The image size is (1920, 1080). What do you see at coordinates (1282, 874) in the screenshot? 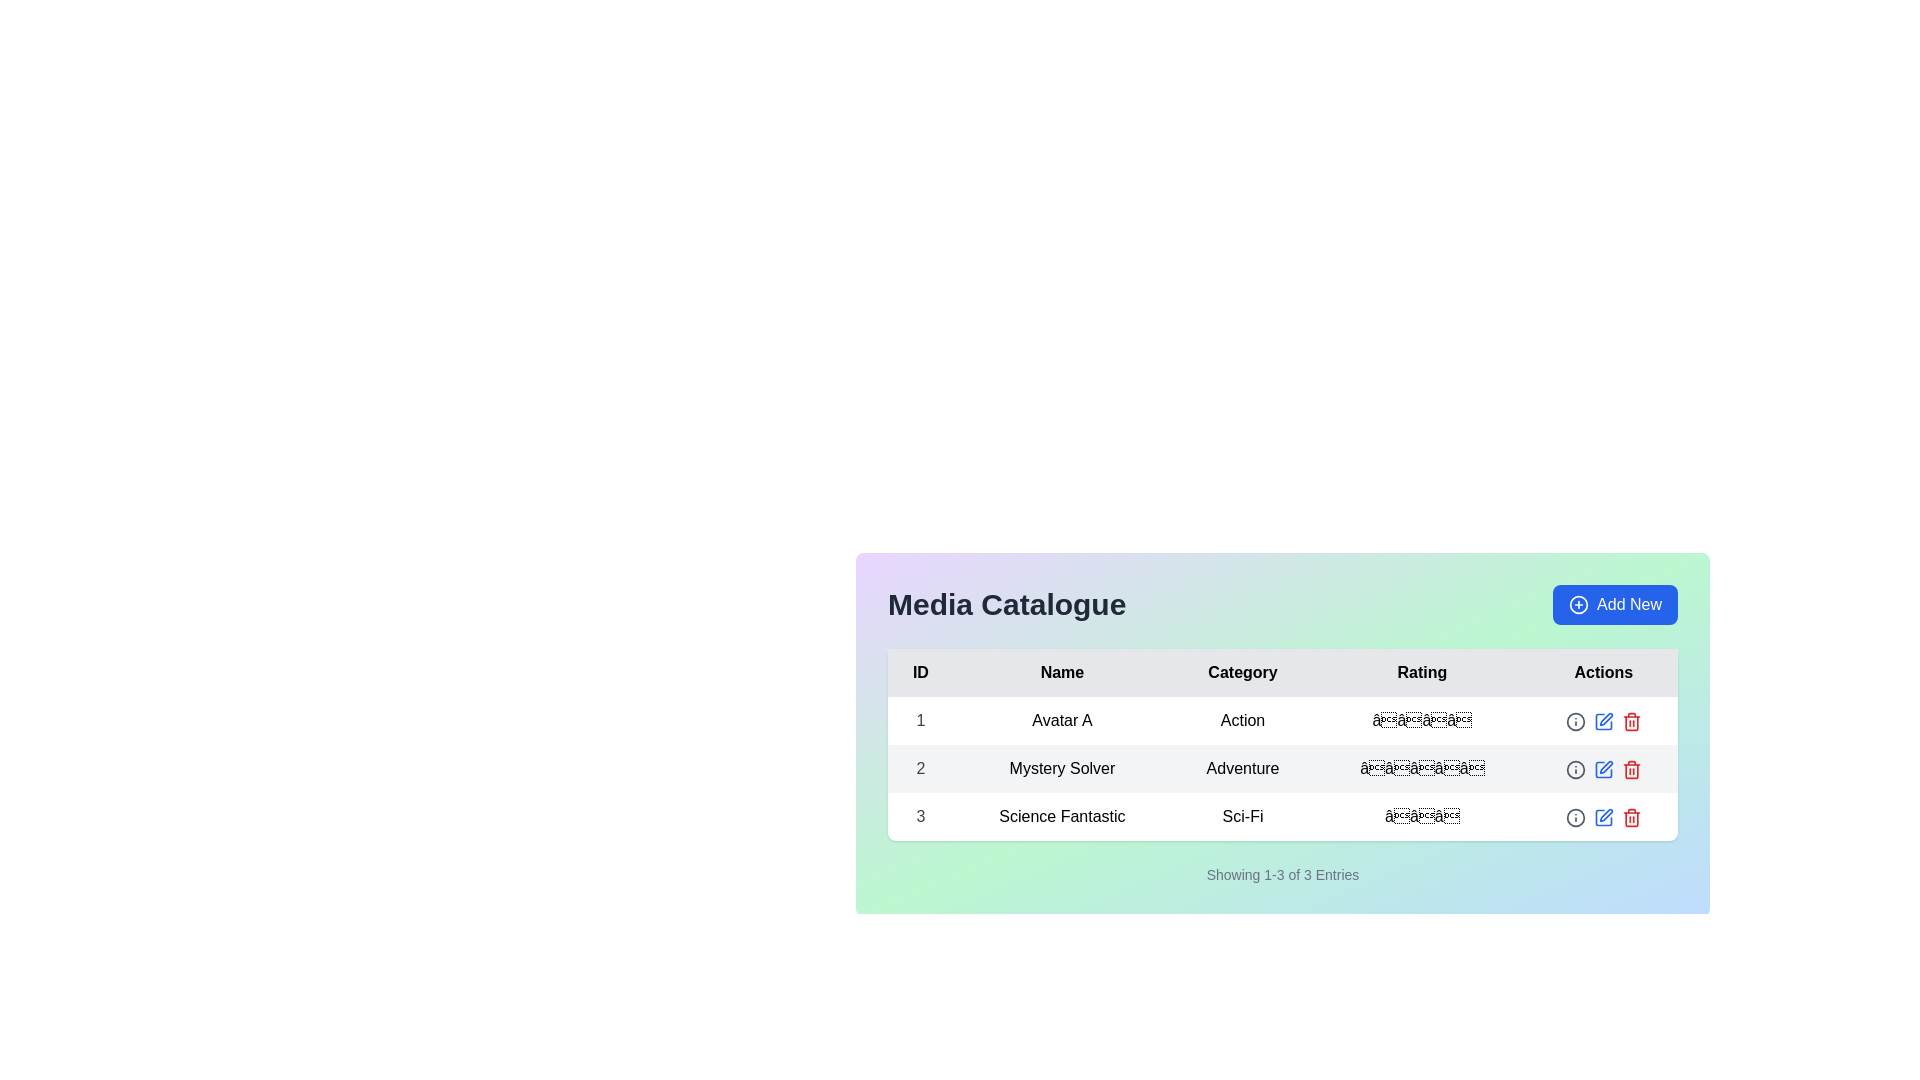
I see `the Text label that displays the range and number of entries visible on the current page, located in the center bottom area just below the media catalog table` at bounding box center [1282, 874].